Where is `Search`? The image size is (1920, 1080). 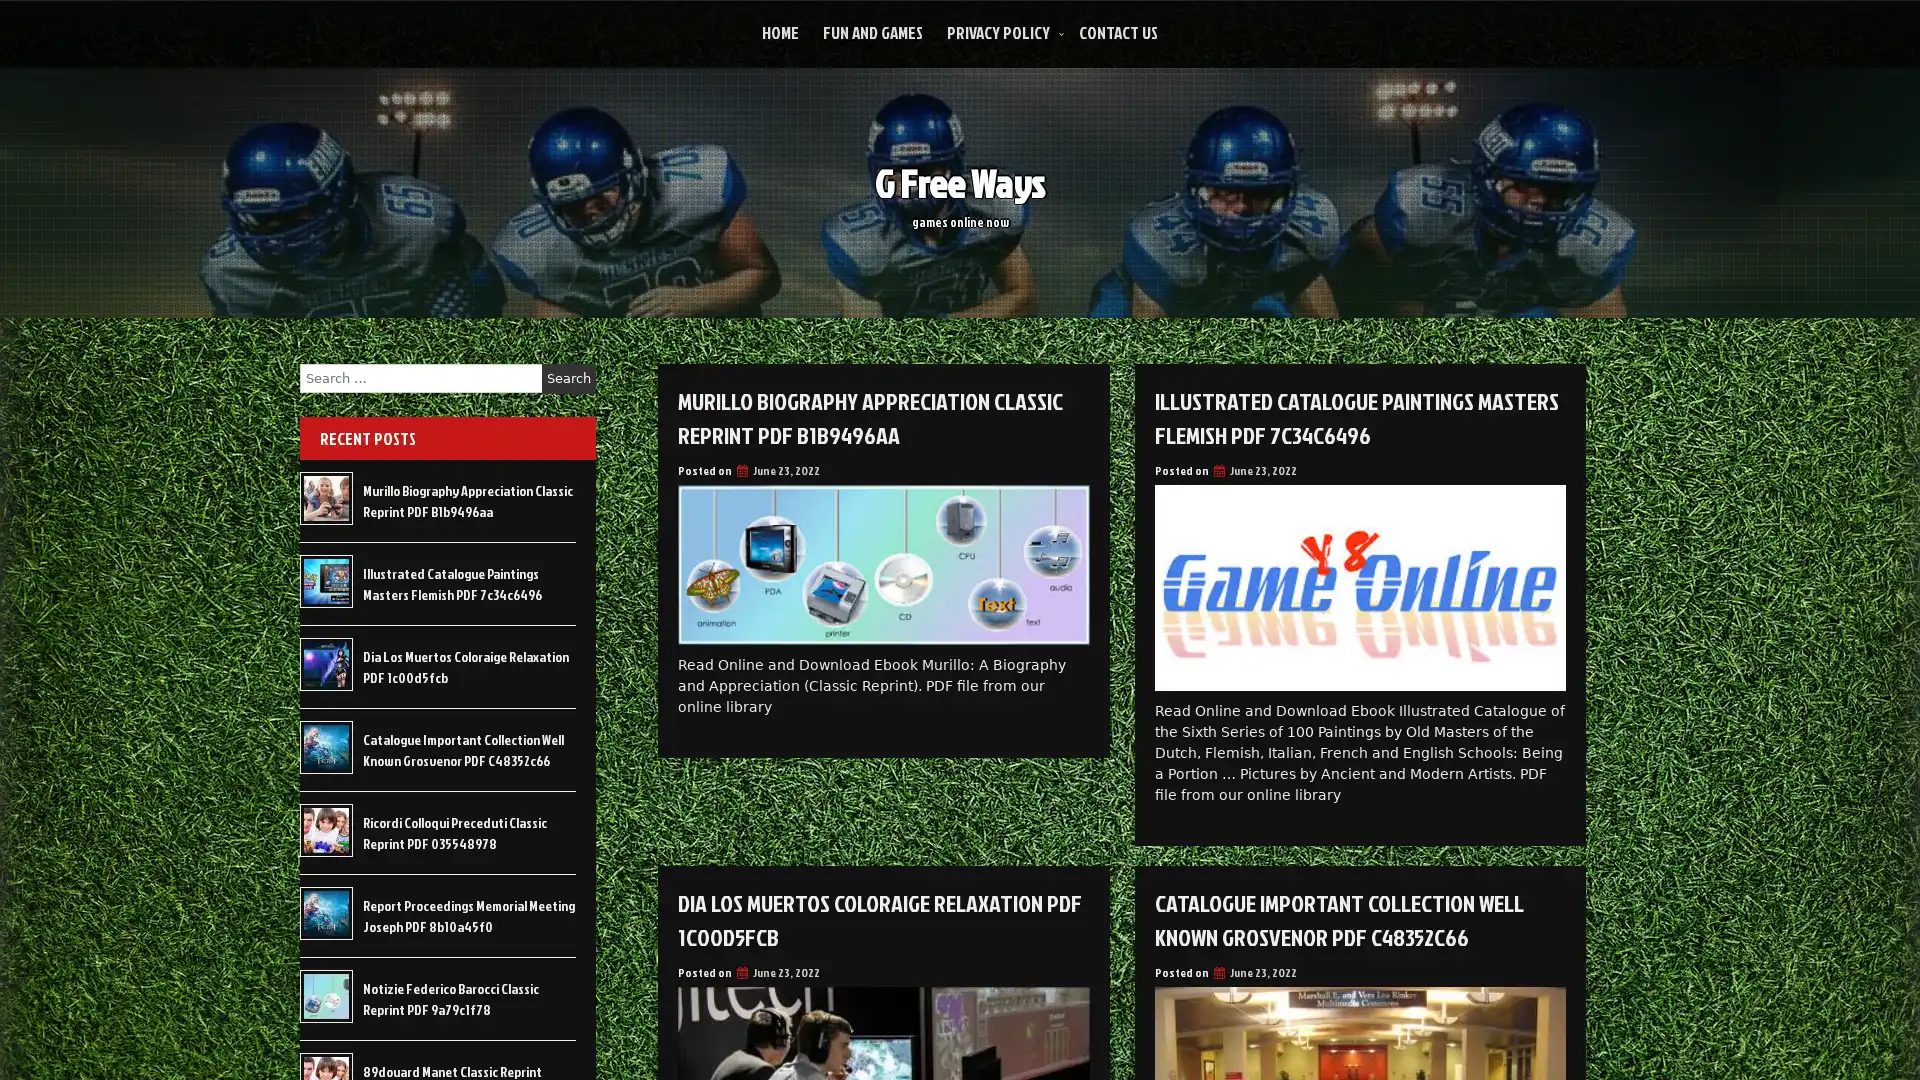 Search is located at coordinates (568, 378).